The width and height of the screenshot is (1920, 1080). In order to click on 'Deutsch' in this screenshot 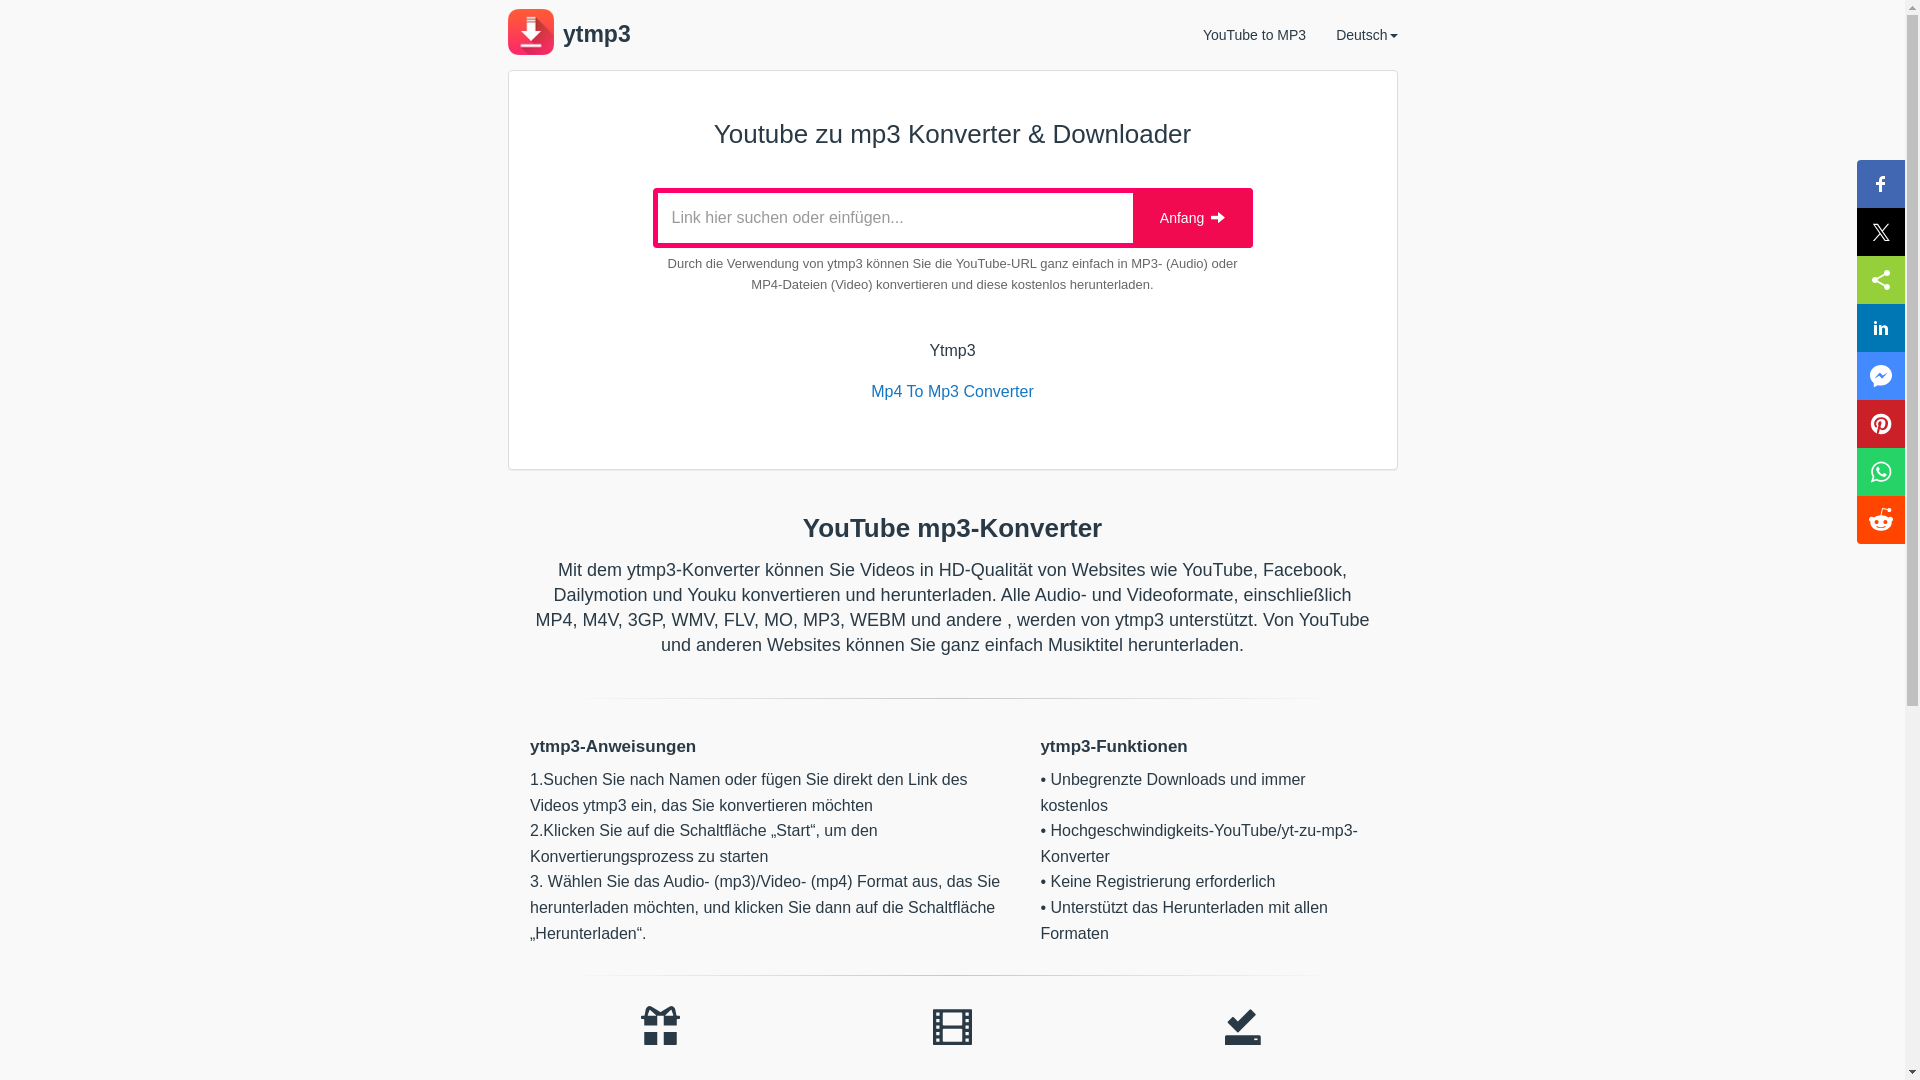, I will do `click(1365, 34)`.